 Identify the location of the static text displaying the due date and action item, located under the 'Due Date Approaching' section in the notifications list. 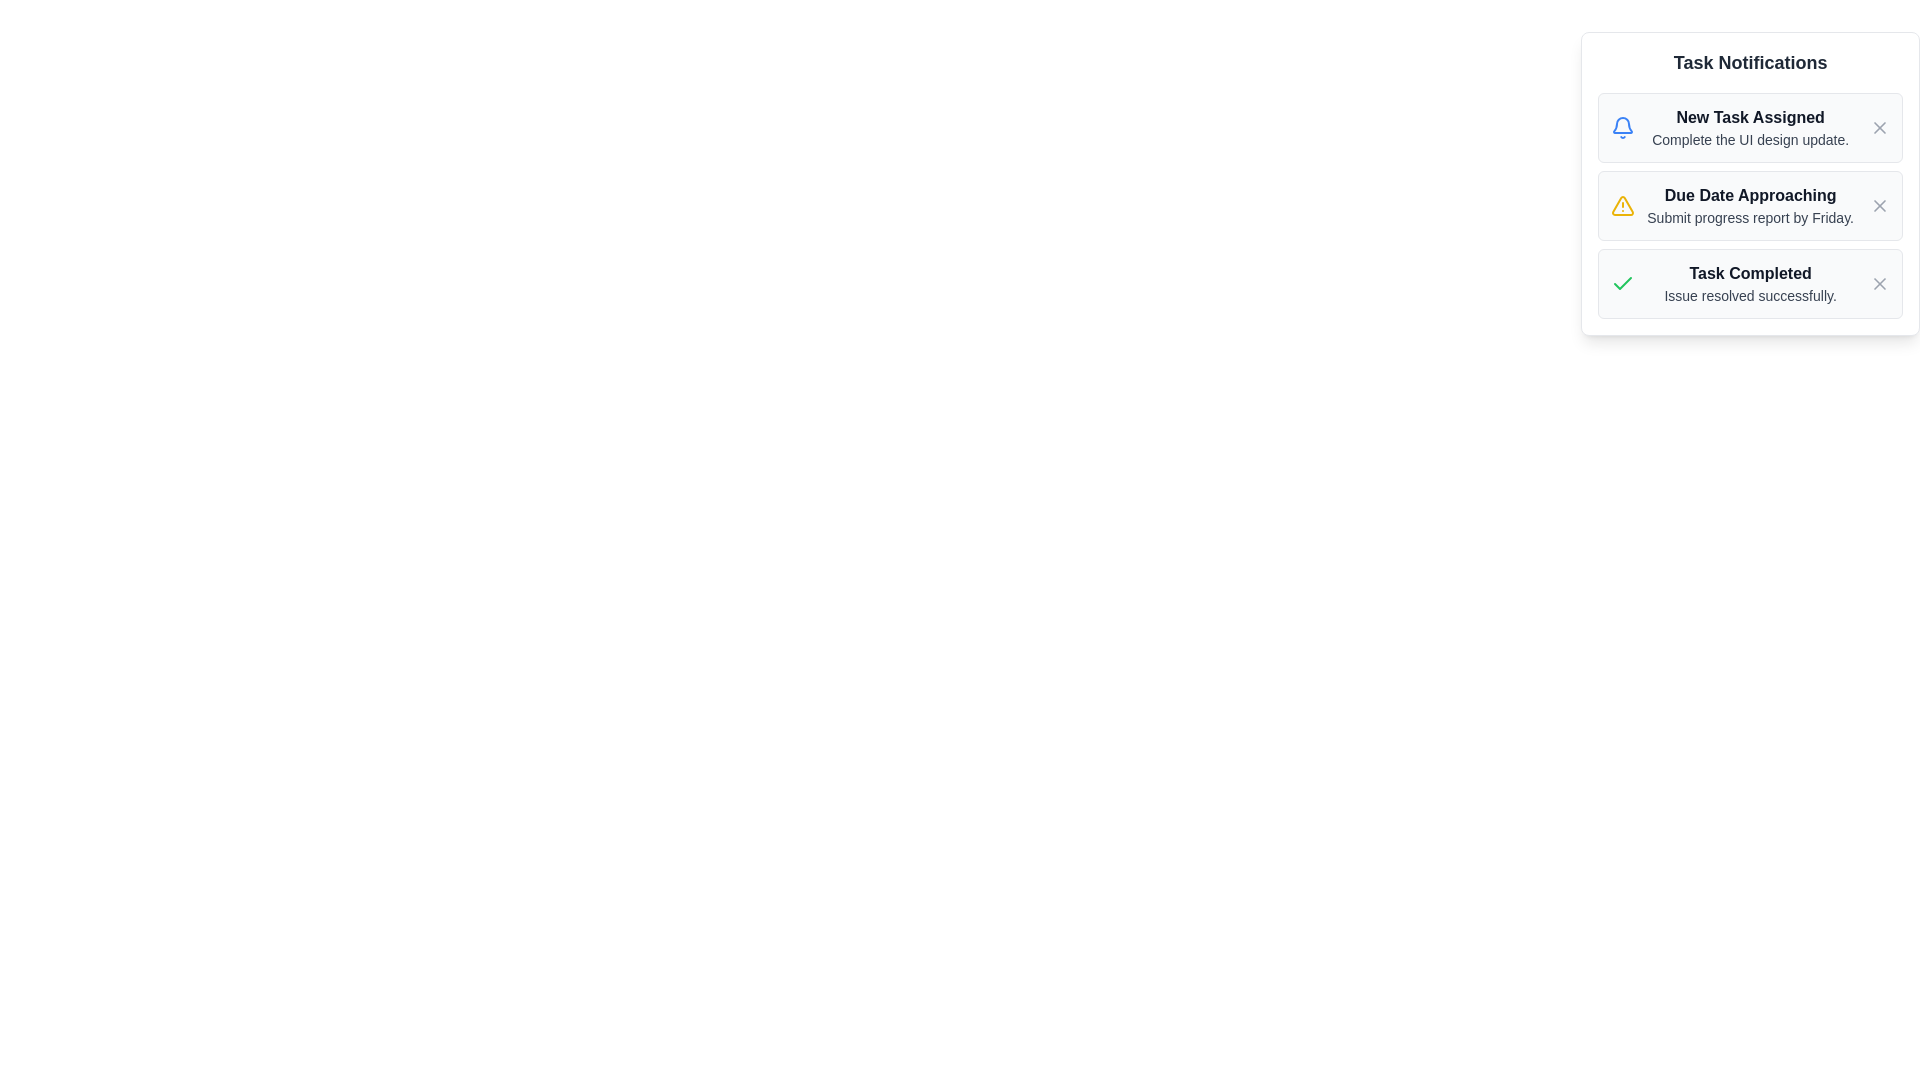
(1749, 218).